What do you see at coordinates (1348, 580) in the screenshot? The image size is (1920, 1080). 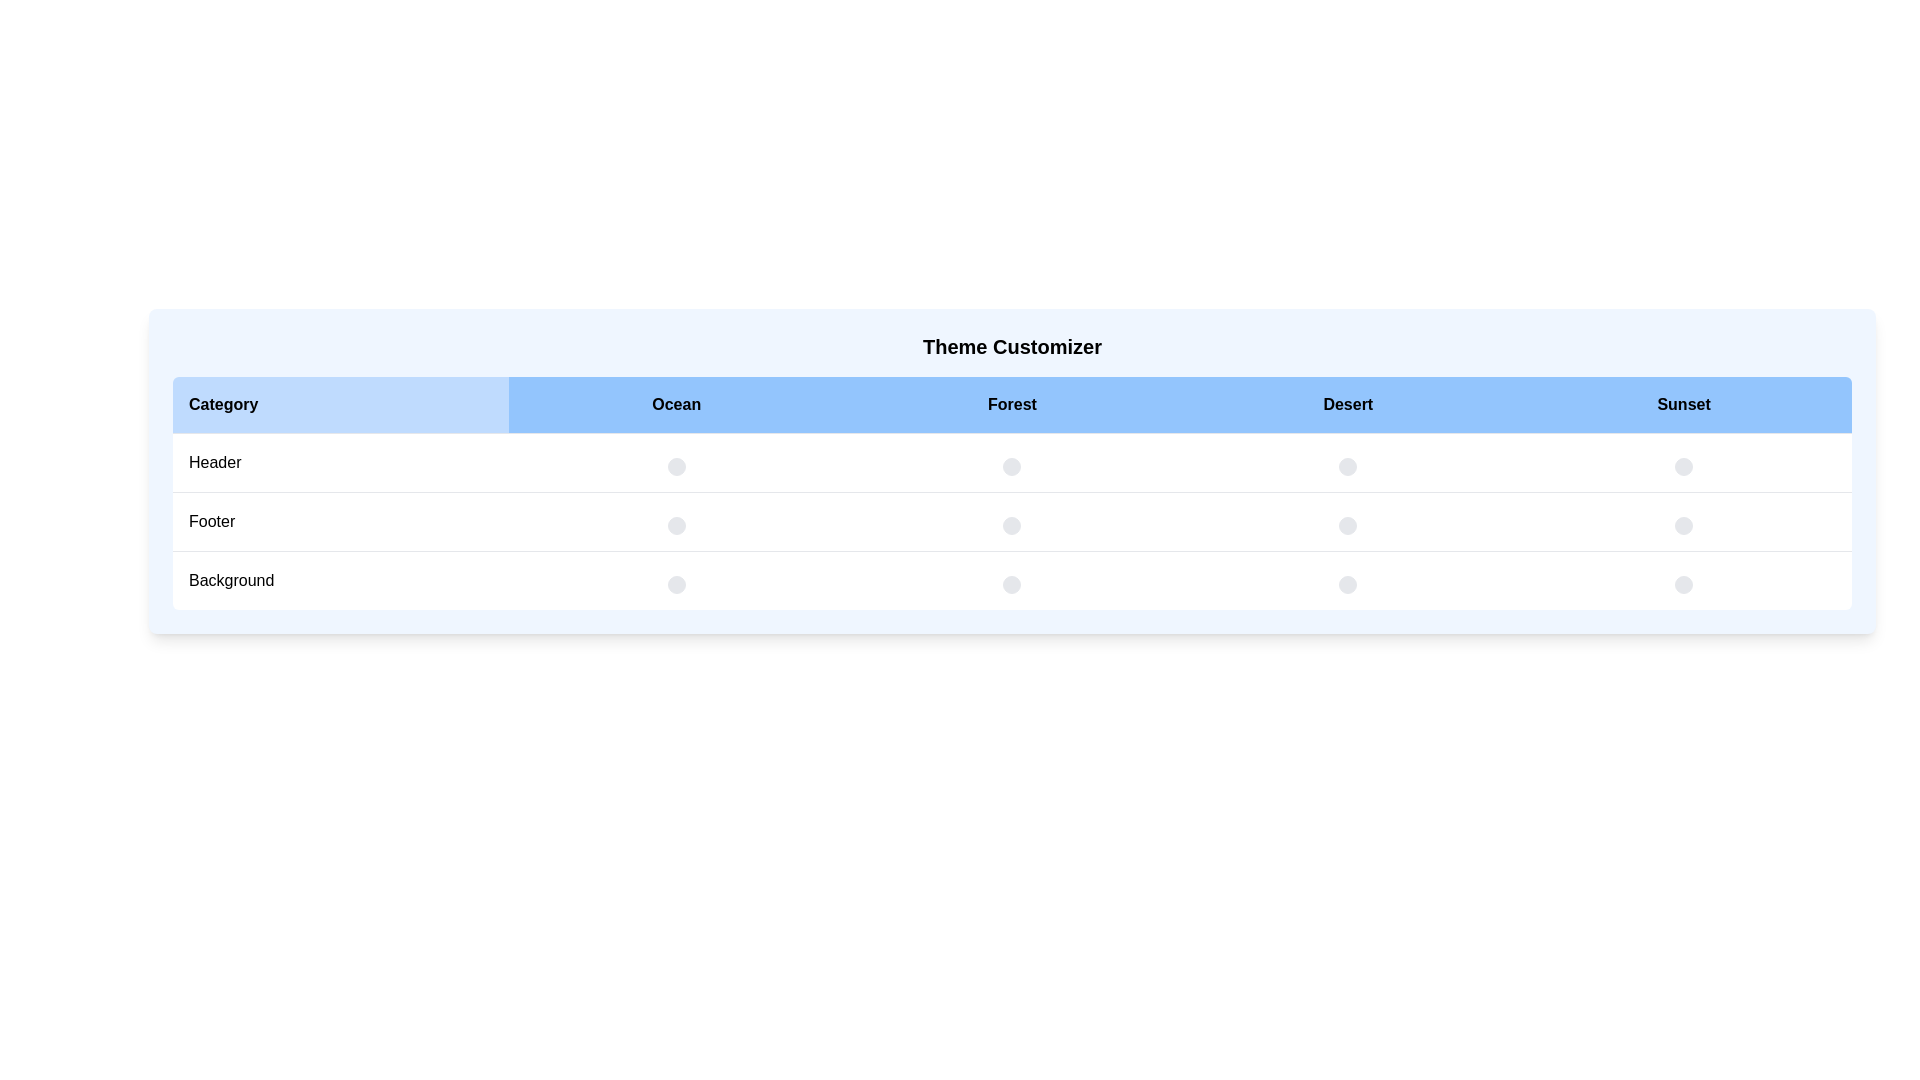 I see `the light gray circular button with a darker border located in the third row and fourth column of the Theme Customizer grid layout` at bounding box center [1348, 580].